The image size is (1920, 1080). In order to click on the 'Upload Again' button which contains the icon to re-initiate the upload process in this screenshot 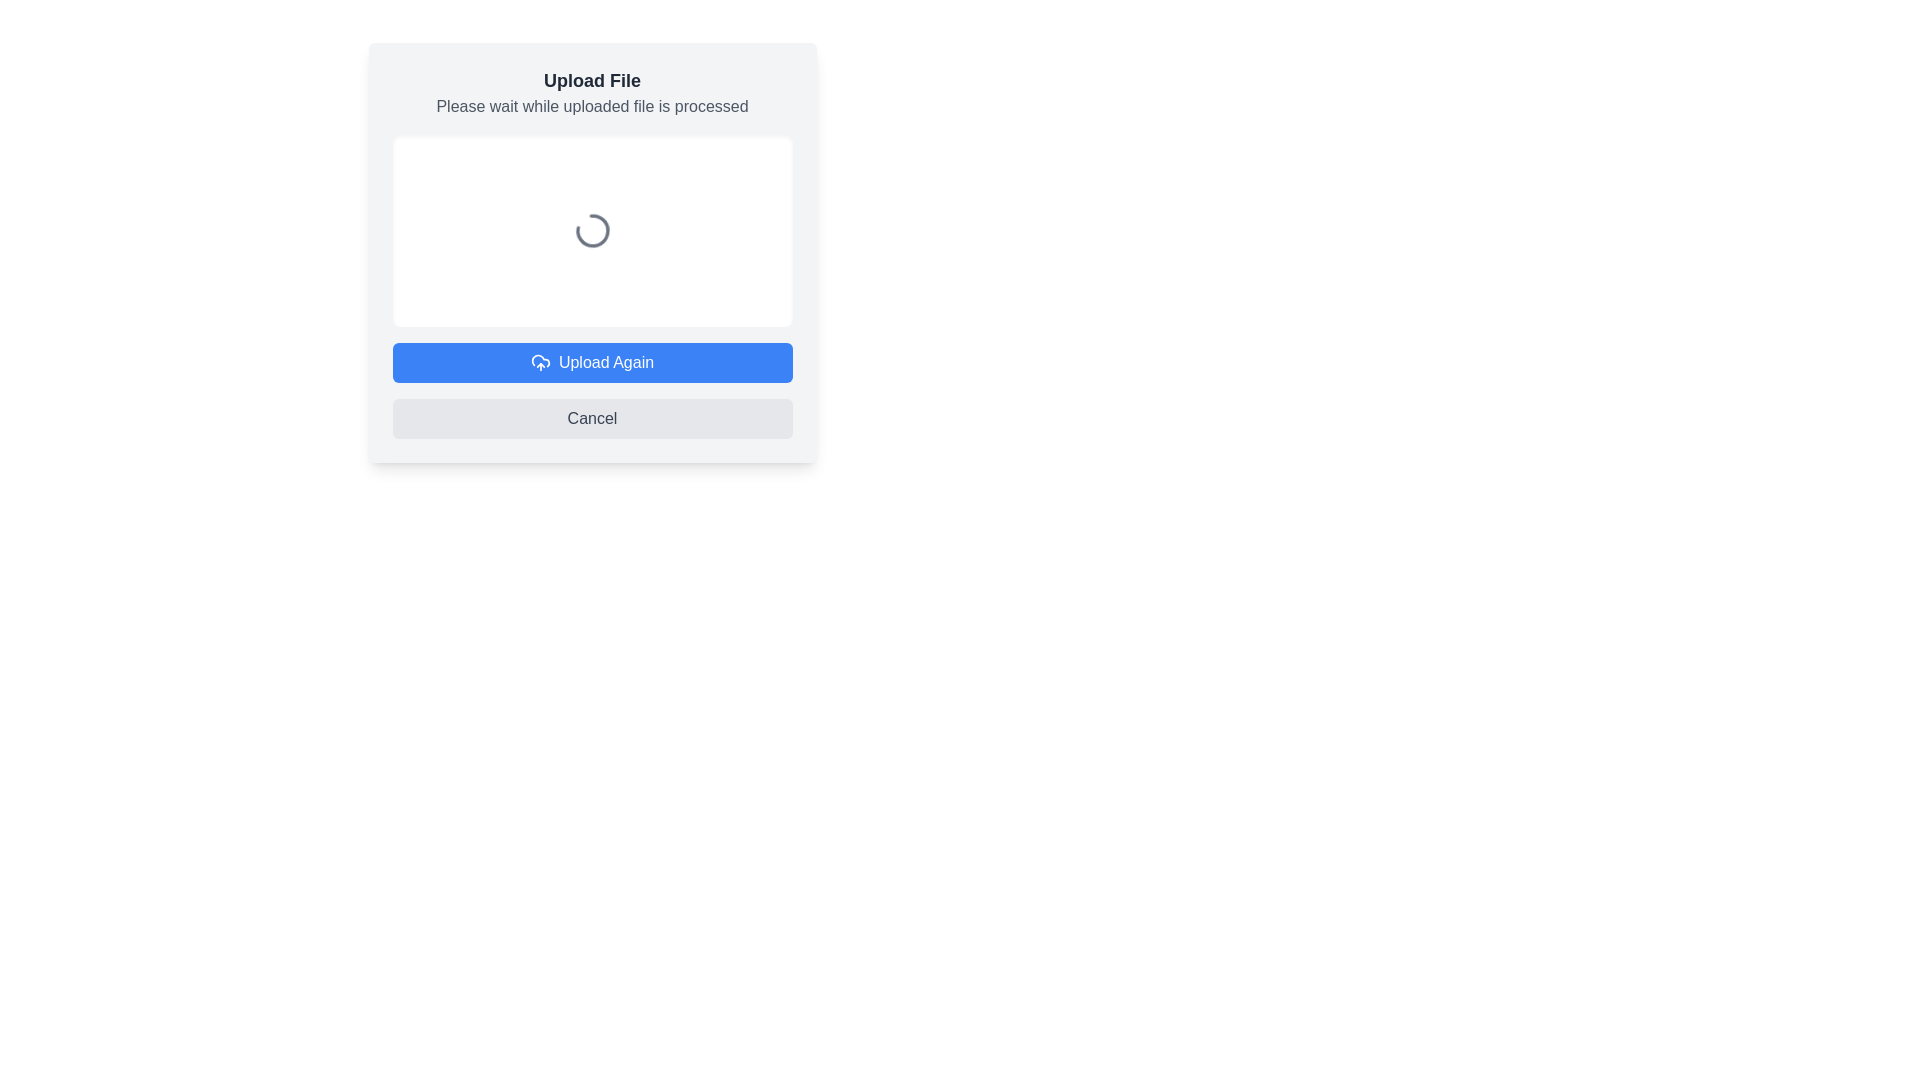, I will do `click(540, 362)`.